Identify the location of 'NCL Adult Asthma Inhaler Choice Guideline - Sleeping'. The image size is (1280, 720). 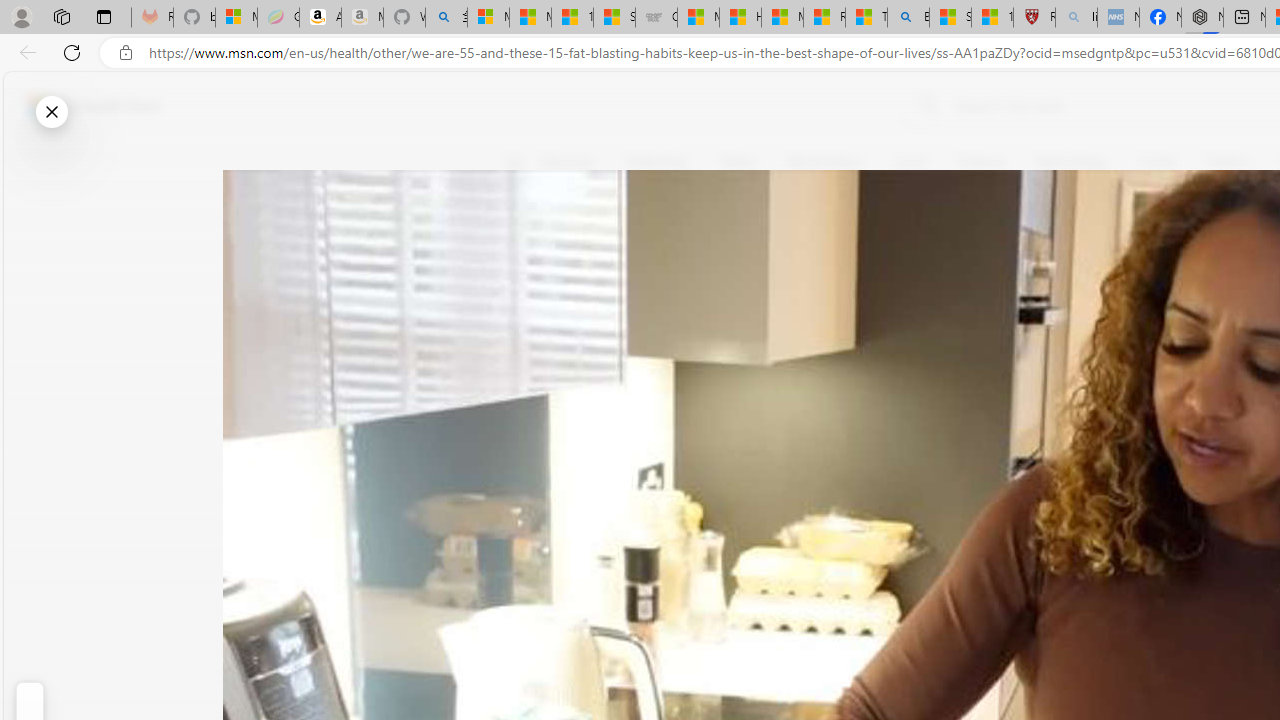
(1117, 17).